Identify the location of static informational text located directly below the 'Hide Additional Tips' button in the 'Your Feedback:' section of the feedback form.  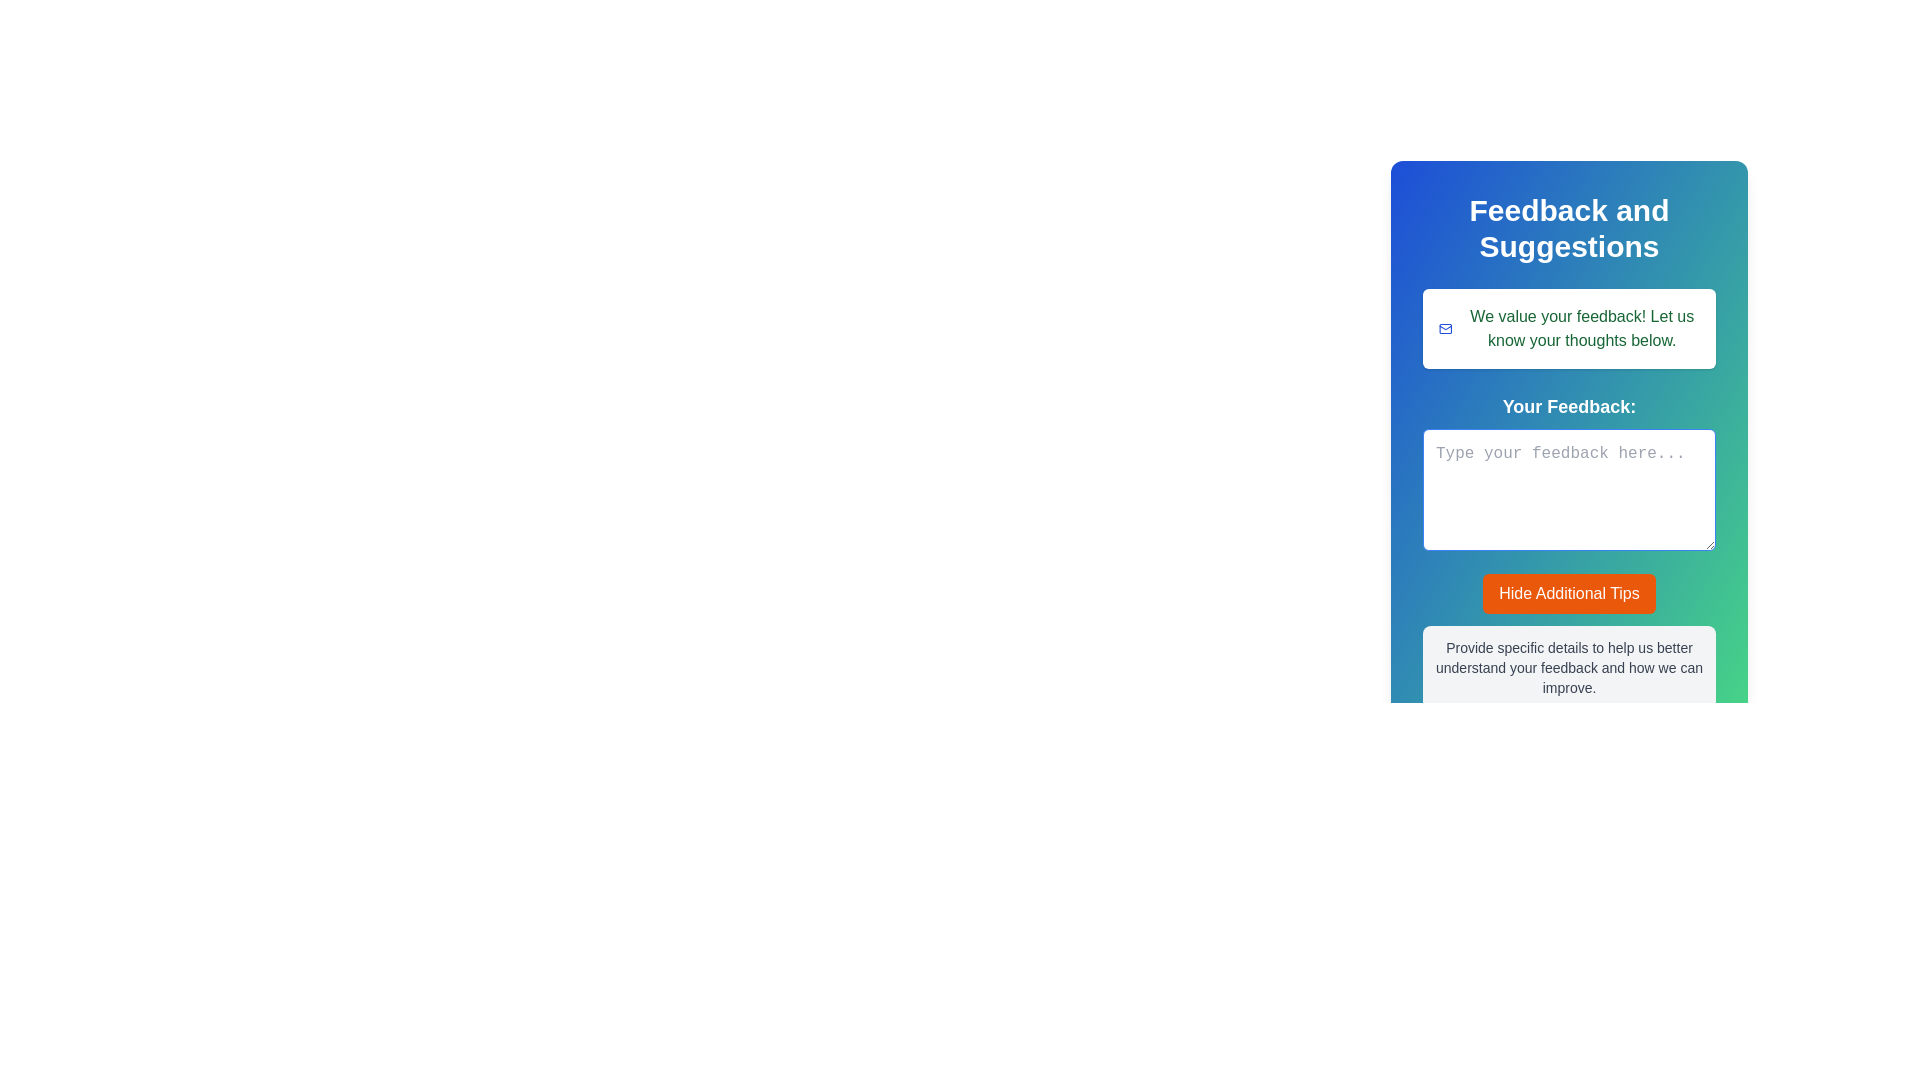
(1568, 641).